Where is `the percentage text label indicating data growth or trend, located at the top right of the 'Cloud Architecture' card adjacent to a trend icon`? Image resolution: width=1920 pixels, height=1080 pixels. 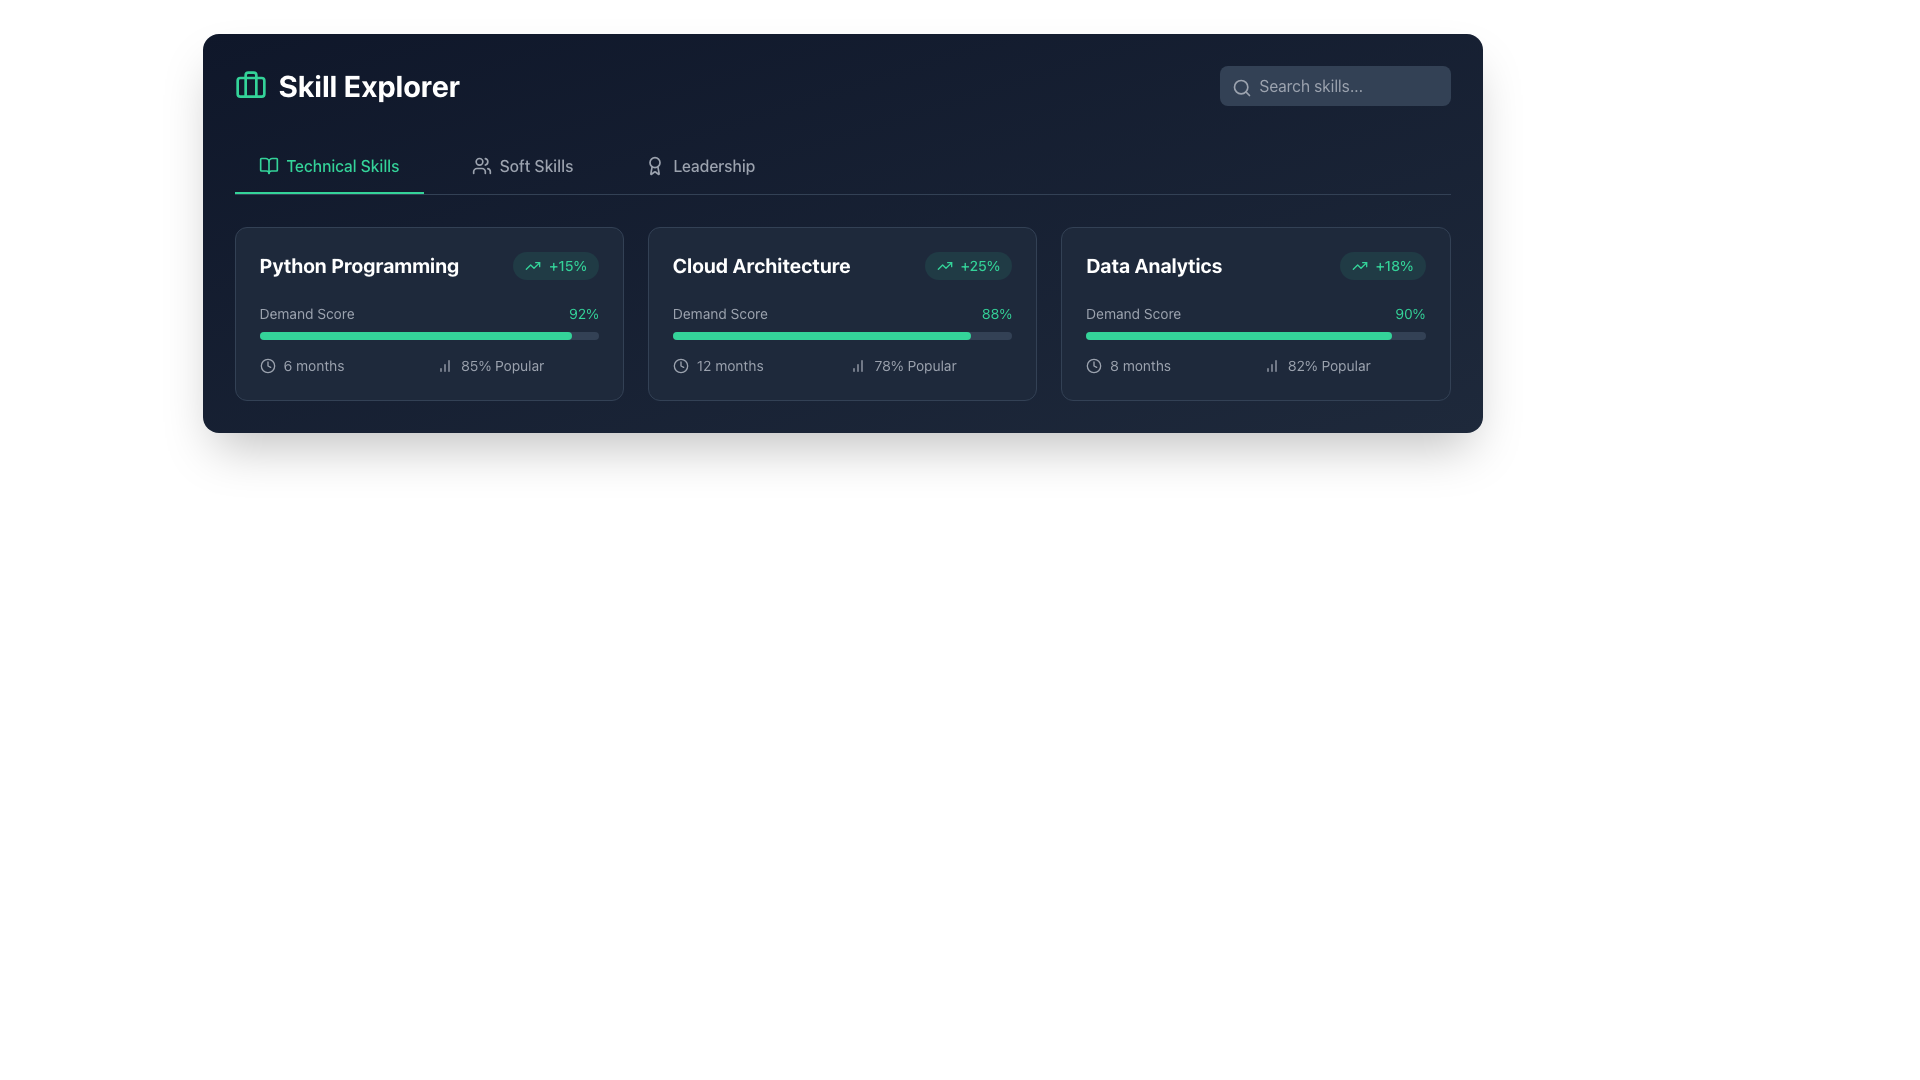
the percentage text label indicating data growth or trend, located at the top right of the 'Cloud Architecture' card adjacent to a trend icon is located at coordinates (980, 265).